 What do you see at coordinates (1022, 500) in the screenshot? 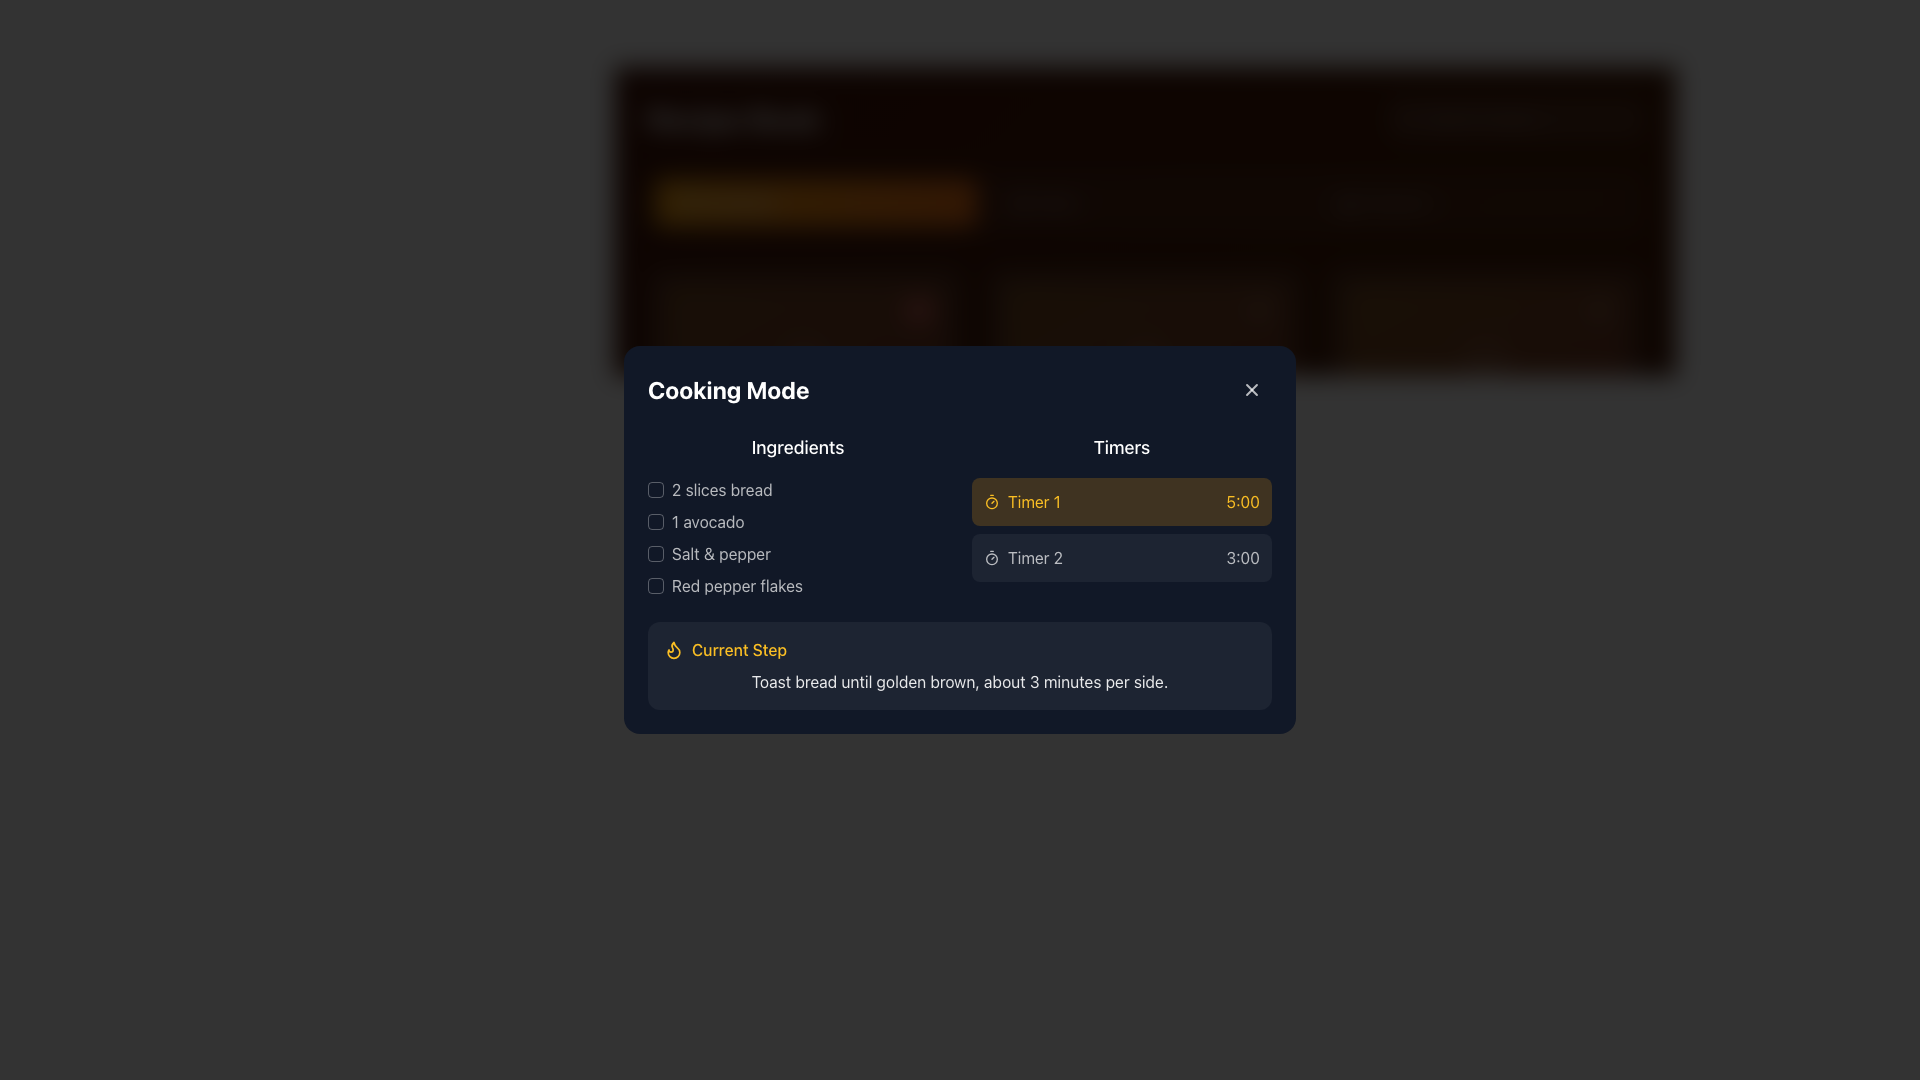
I see `the Label with icon that indicates the associated timer's name, positioned as the first timer entry under the 'Timers' section, to the left of the time '5:00'` at bounding box center [1022, 500].